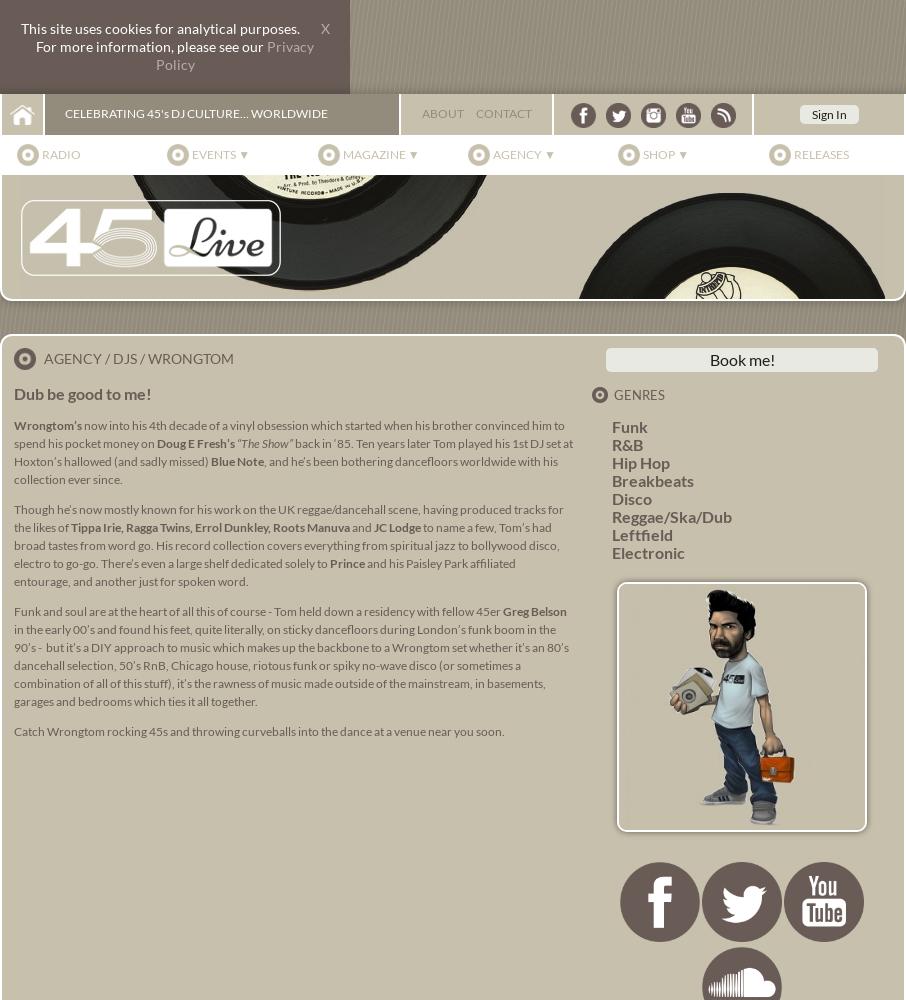 The image size is (906, 1000). What do you see at coordinates (490, 153) in the screenshot?
I see `'Agency ▼'` at bounding box center [490, 153].